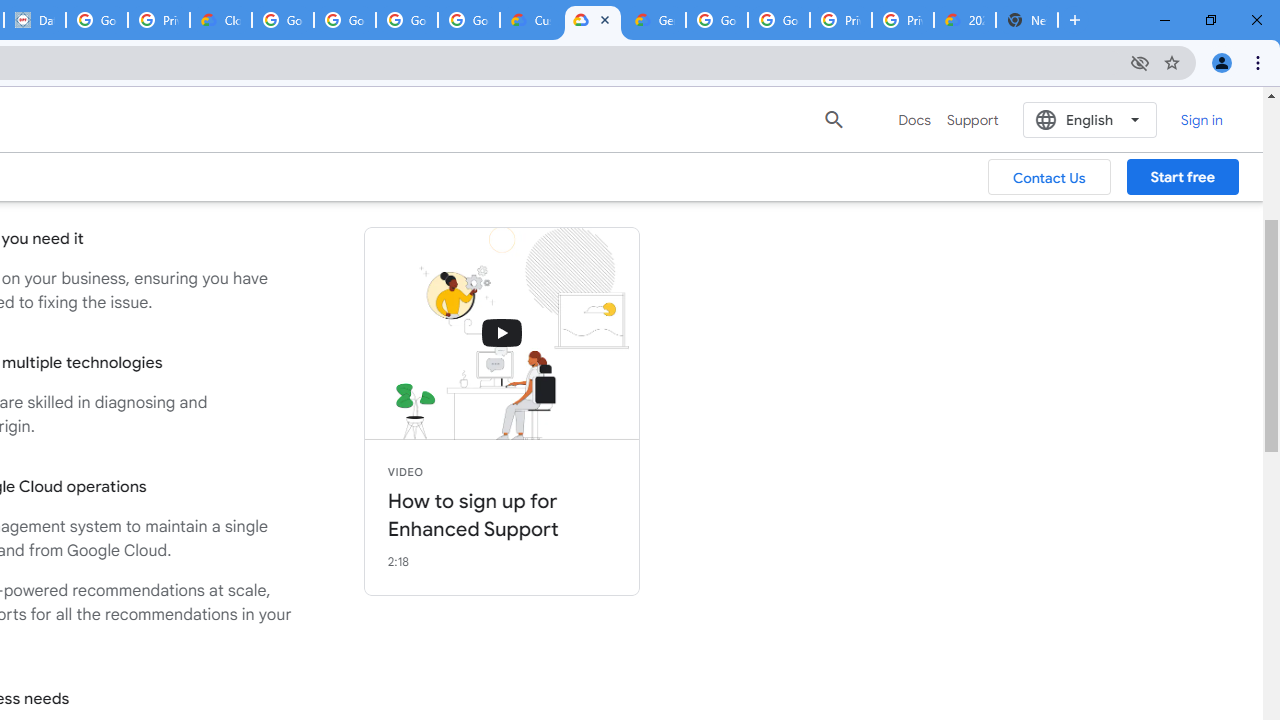 This screenshot has height=720, width=1280. Describe the element at coordinates (1048, 176) in the screenshot. I see `'Contact Us'` at that location.